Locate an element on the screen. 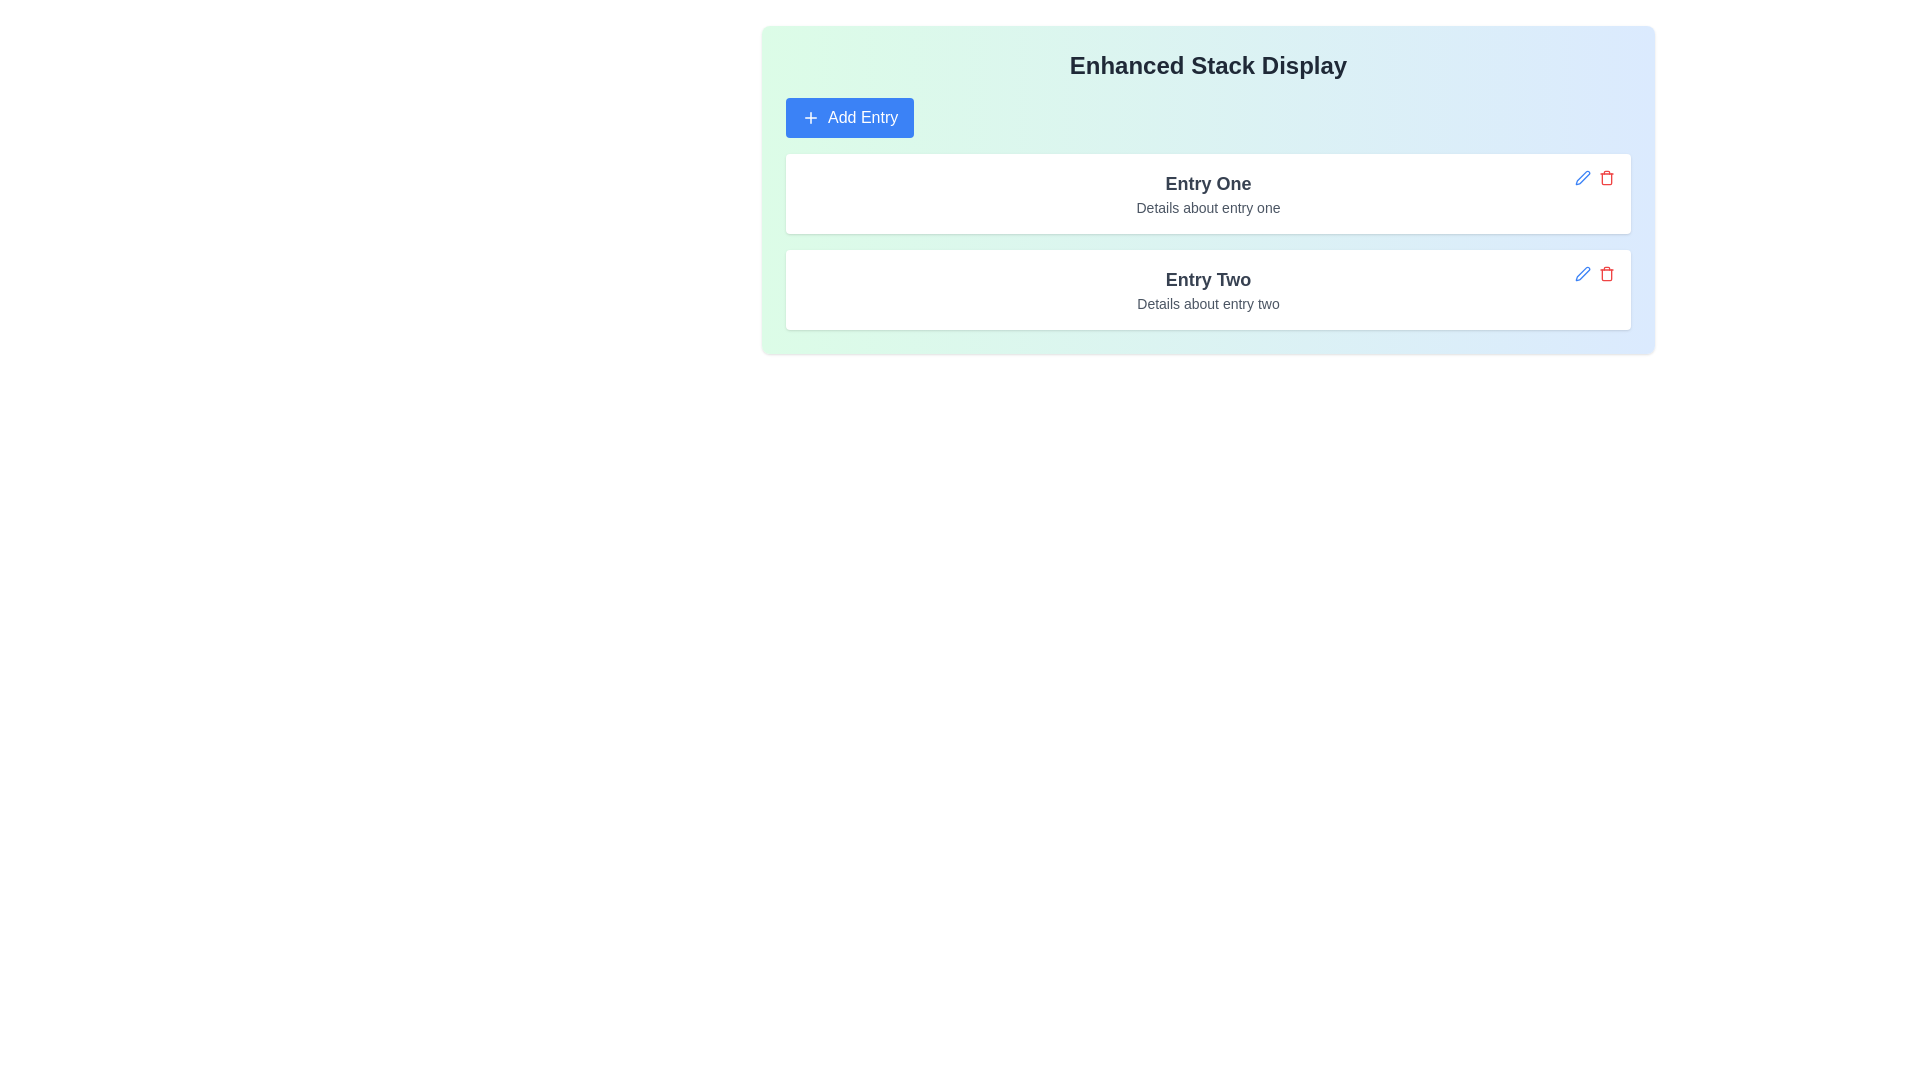 This screenshot has width=1920, height=1080. the pencil icon in the toolbar of the card labeled 'Entry Two' is located at coordinates (1593, 273).